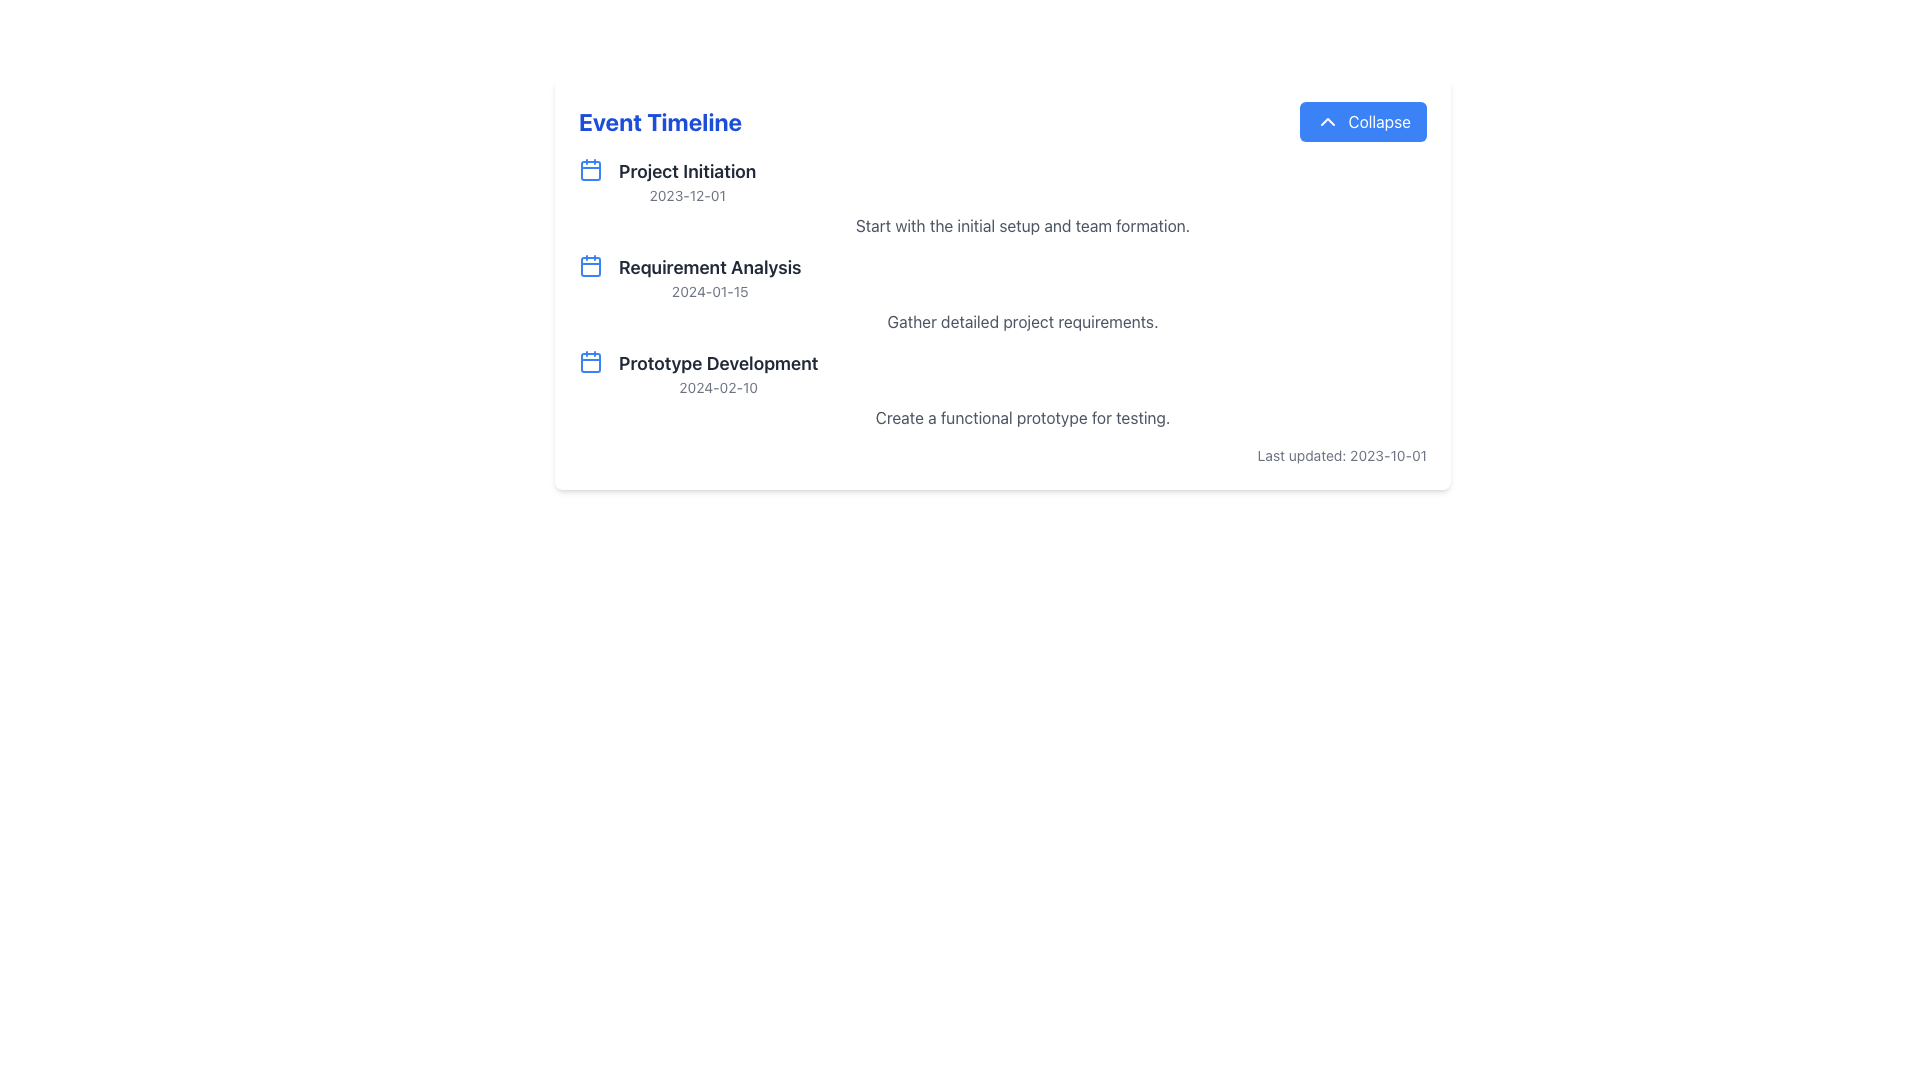 The image size is (1920, 1080). Describe the element at coordinates (1003, 320) in the screenshot. I see `the text label displaying 'Gather detailed project requirements.' which is styled in muted gray color and located below the 'Requirement Analysis' section` at that location.